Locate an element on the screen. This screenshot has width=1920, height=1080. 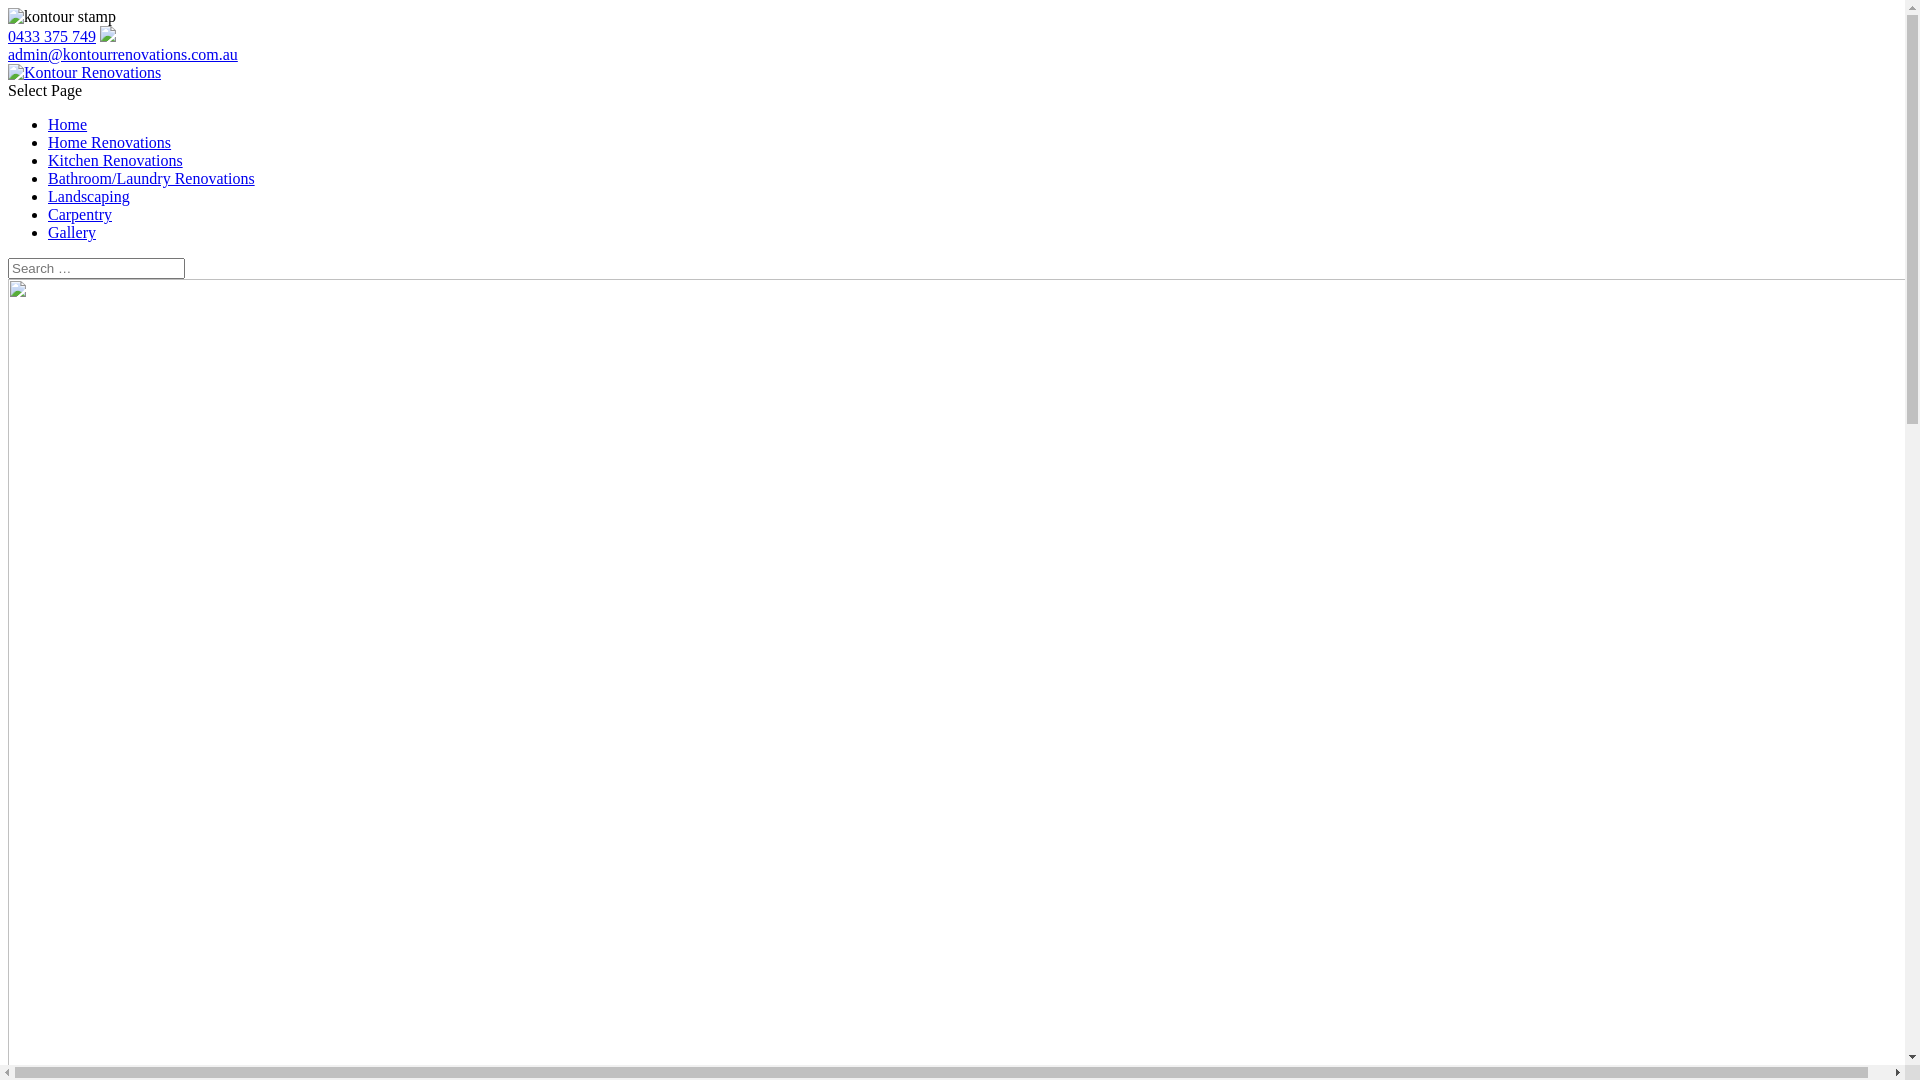
'Home' is located at coordinates (67, 124).